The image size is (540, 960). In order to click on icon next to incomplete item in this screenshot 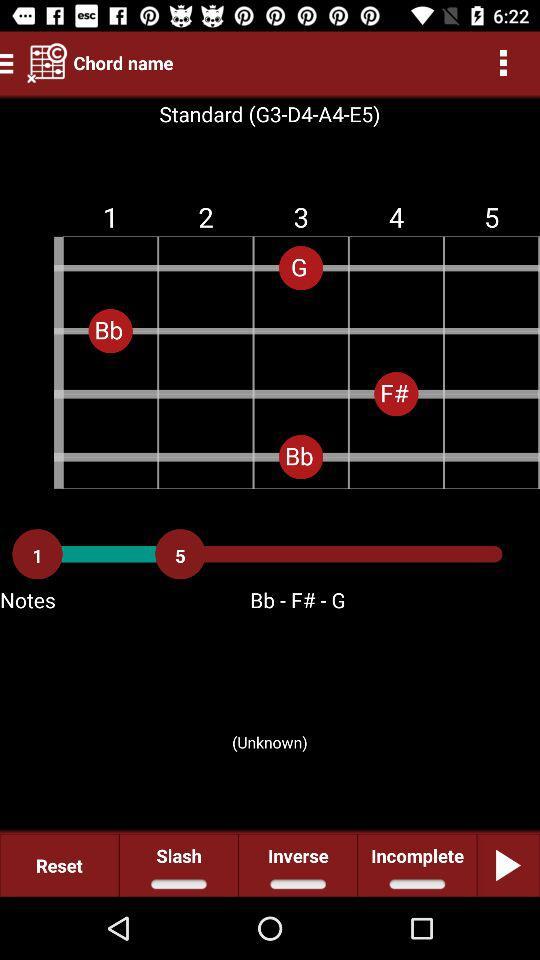, I will do `click(297, 864)`.